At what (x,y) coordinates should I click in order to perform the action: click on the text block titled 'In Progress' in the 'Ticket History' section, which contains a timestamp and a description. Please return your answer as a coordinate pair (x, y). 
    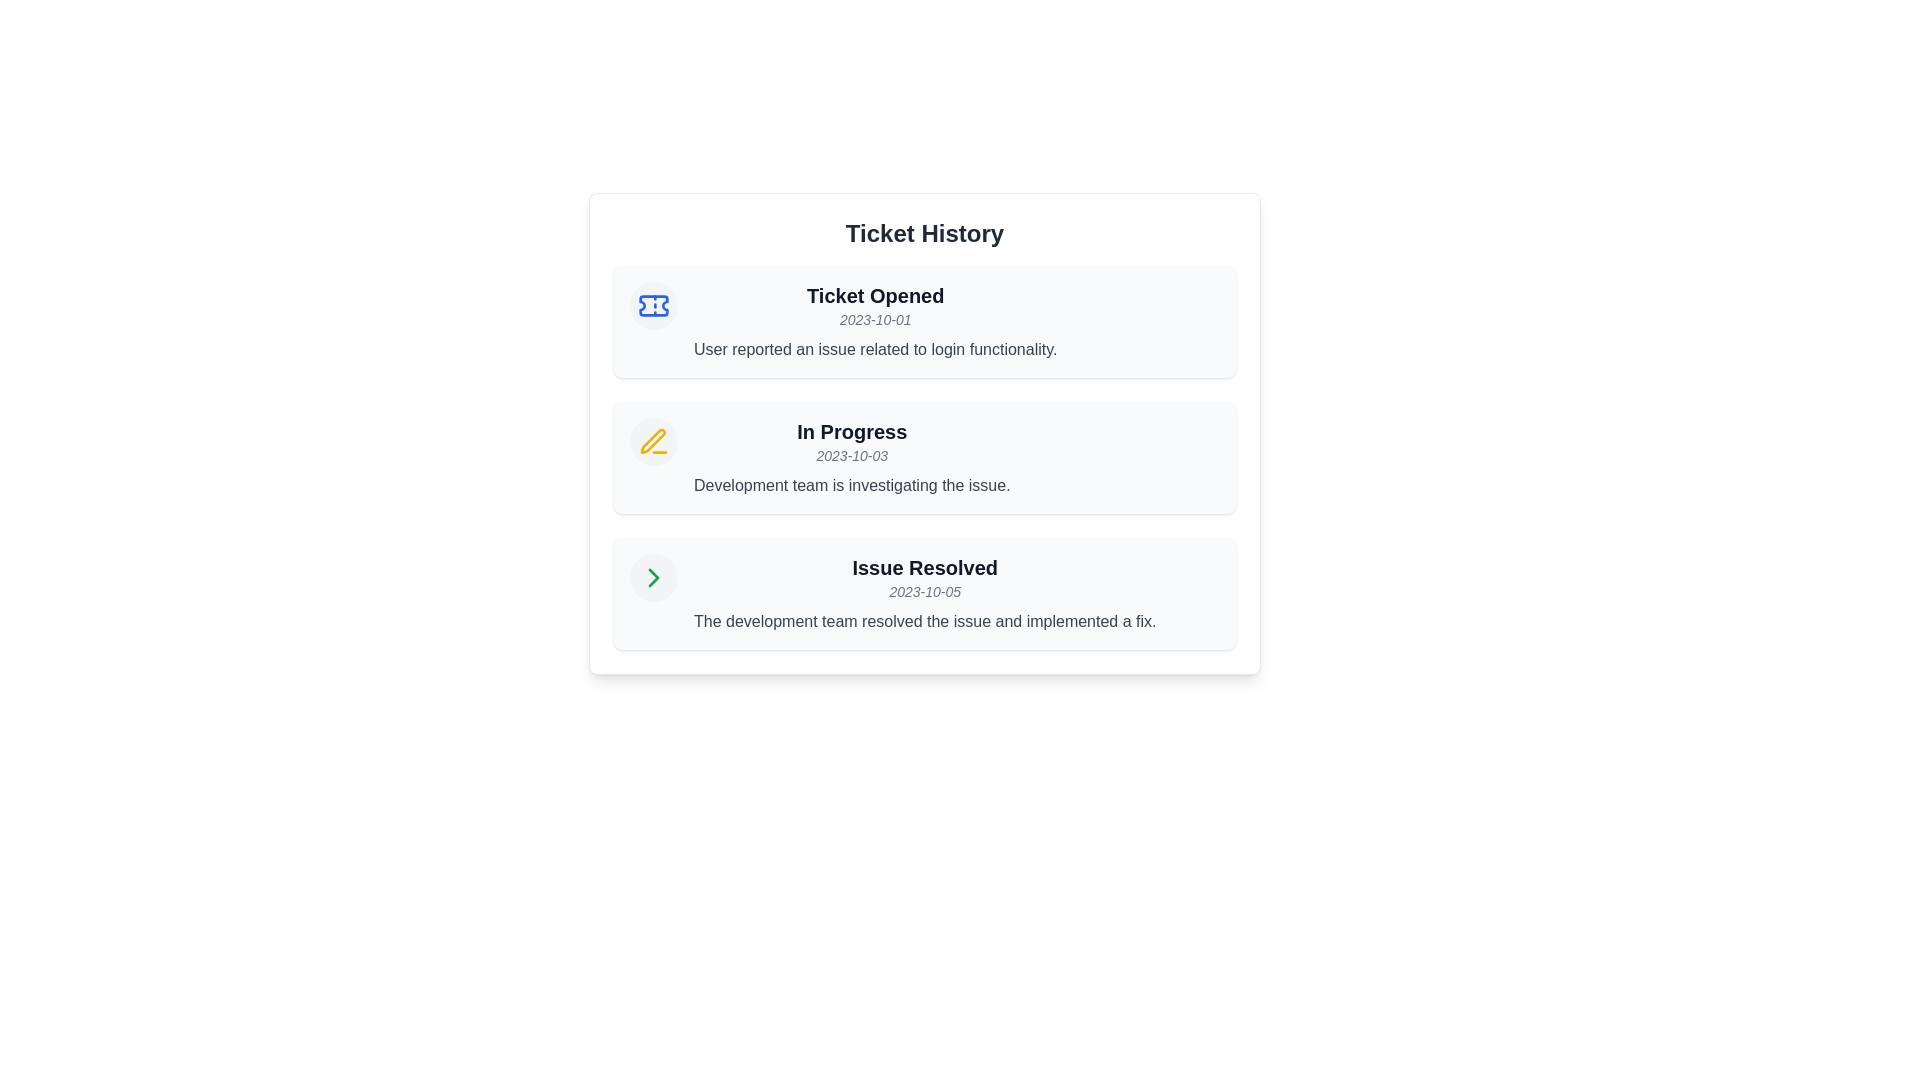
    Looking at the image, I should click on (852, 458).